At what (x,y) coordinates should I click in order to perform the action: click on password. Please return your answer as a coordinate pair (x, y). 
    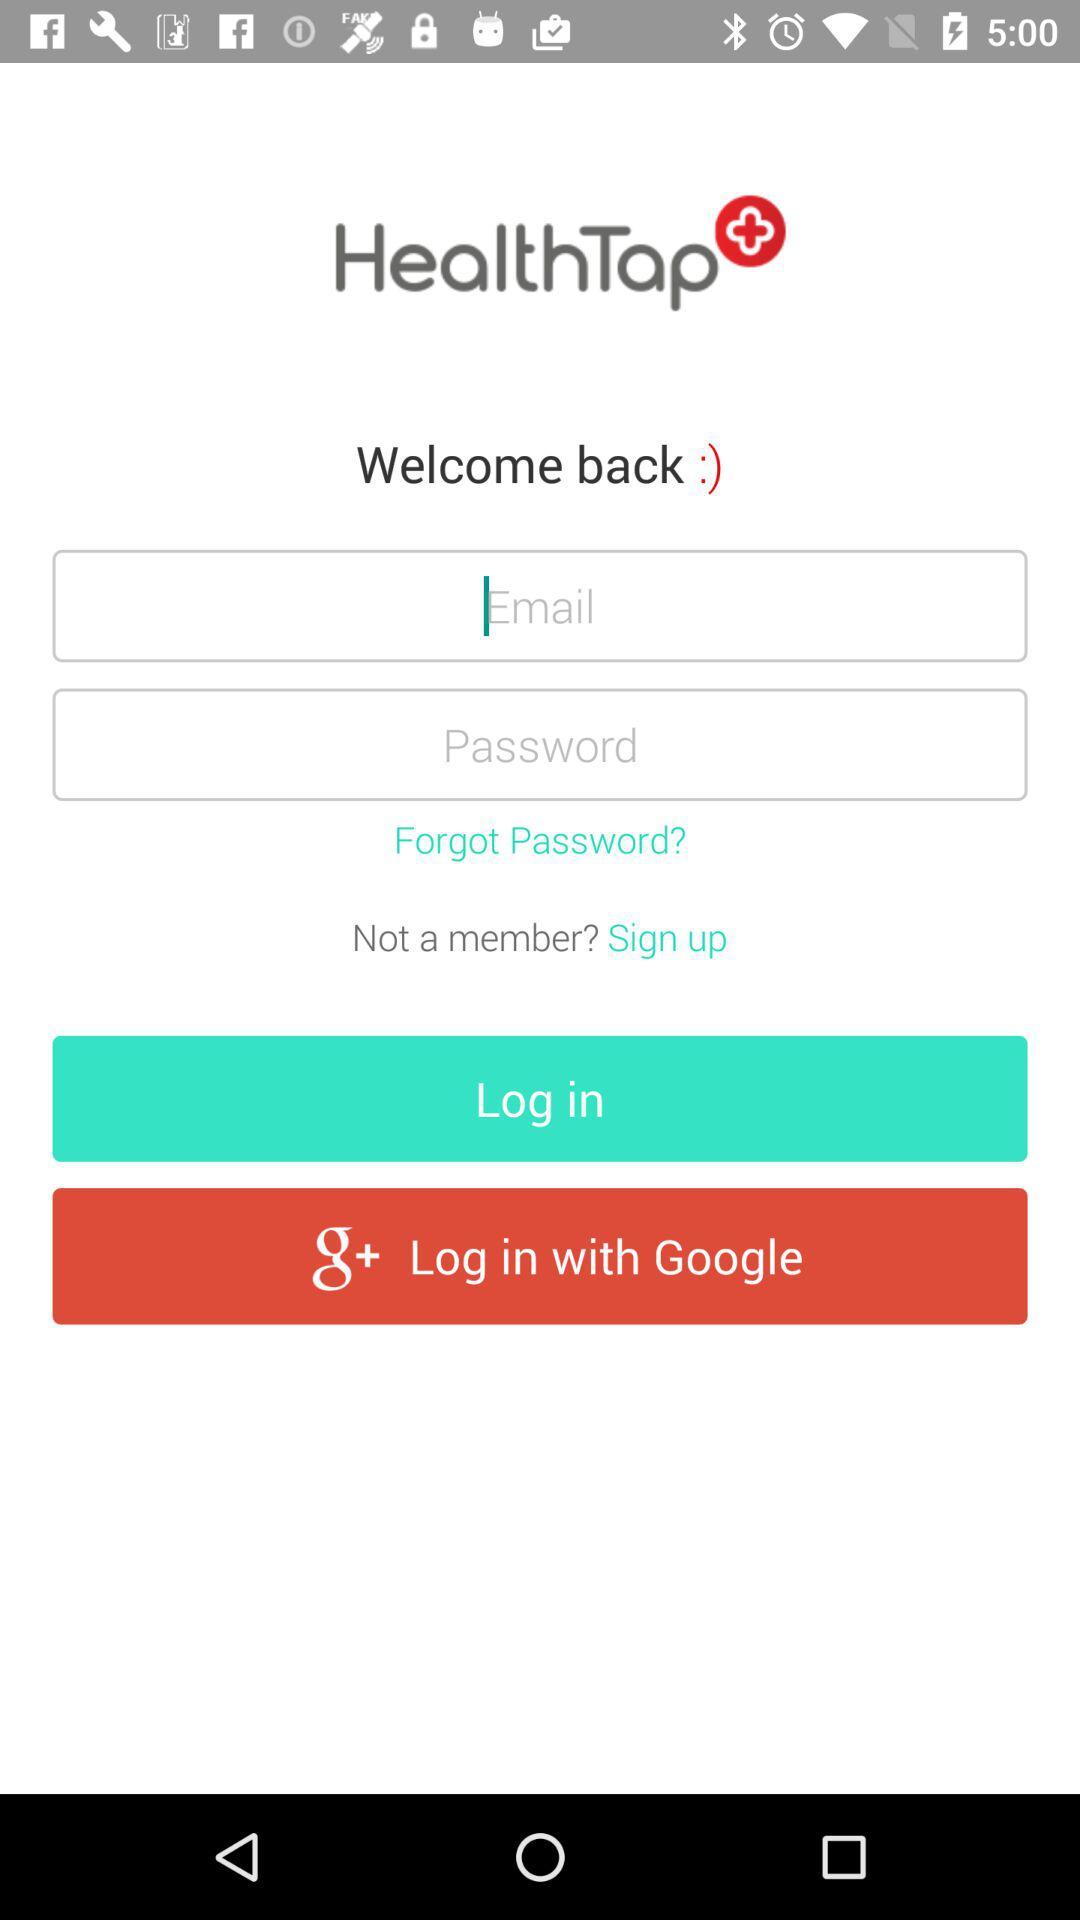
    Looking at the image, I should click on (540, 743).